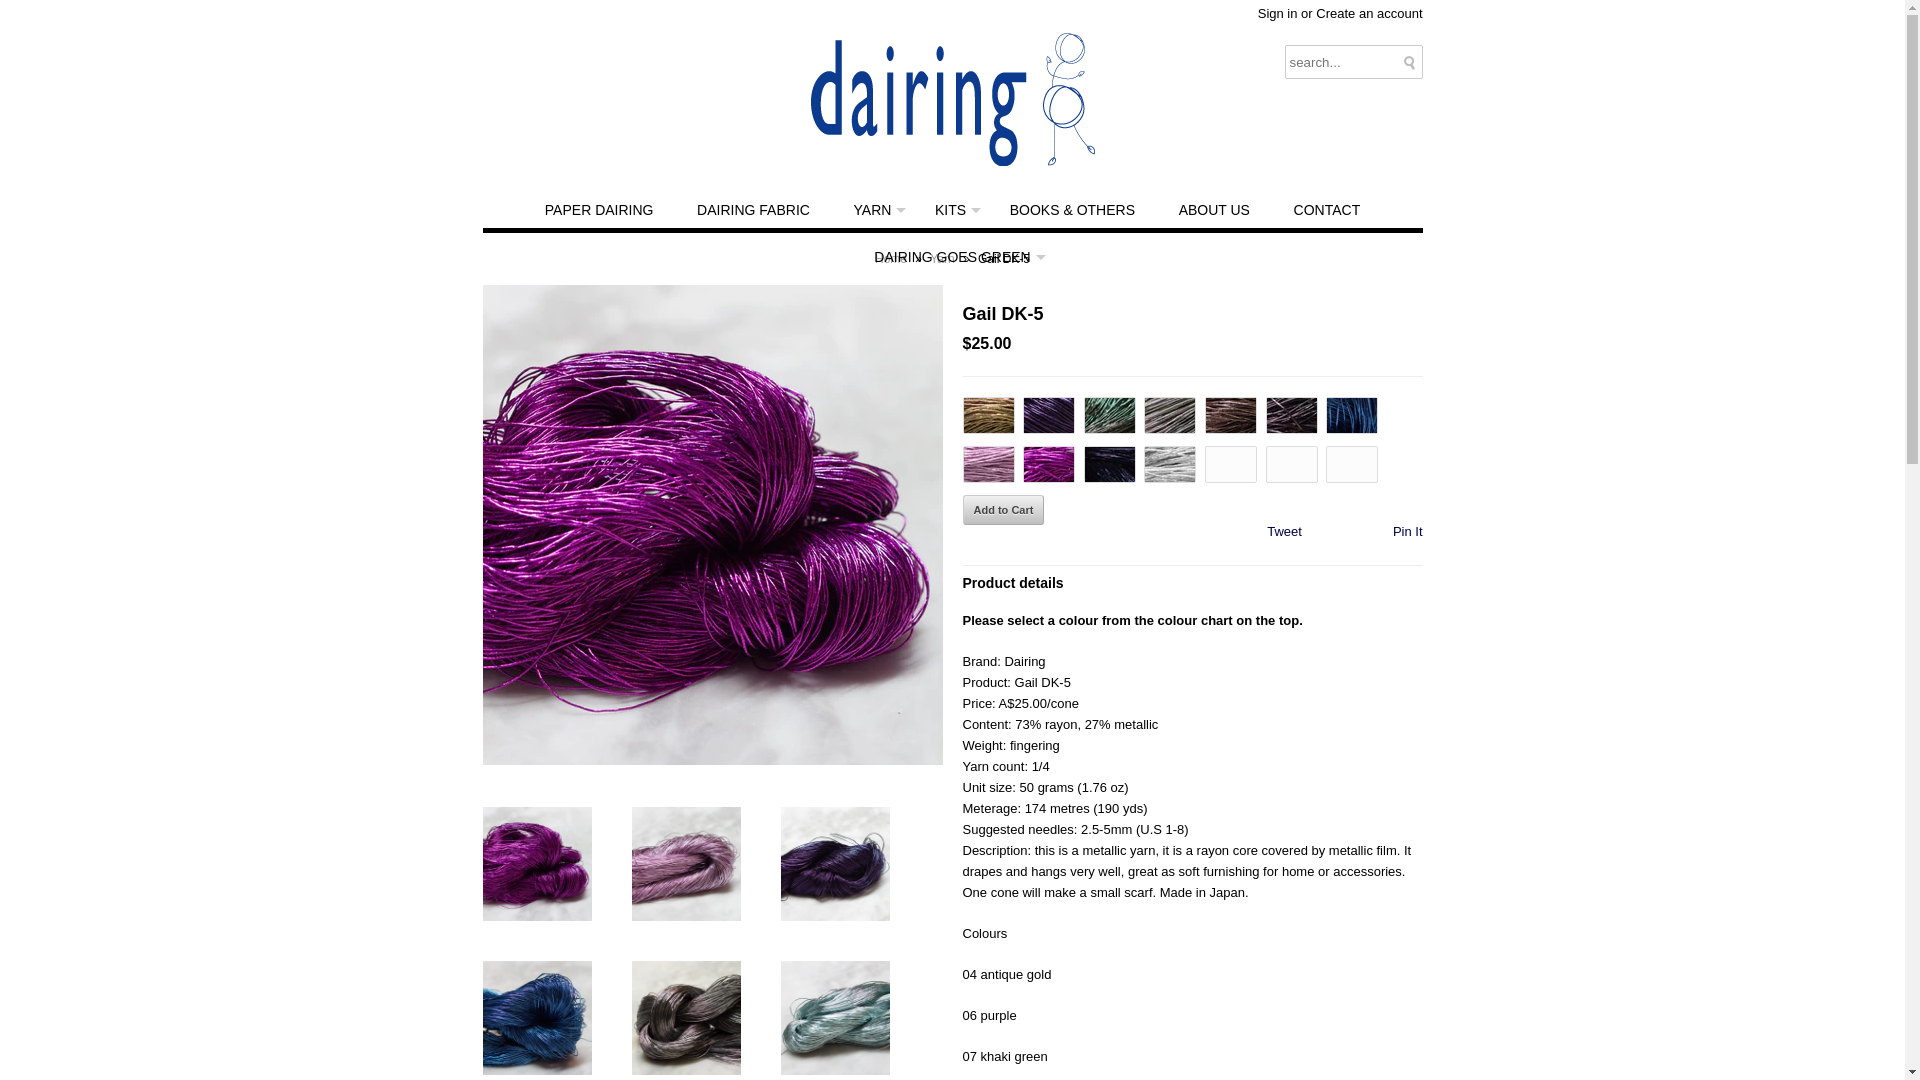 This screenshot has width=1920, height=1080. What do you see at coordinates (598, 210) in the screenshot?
I see `'PAPER DAIRING'` at bounding box center [598, 210].